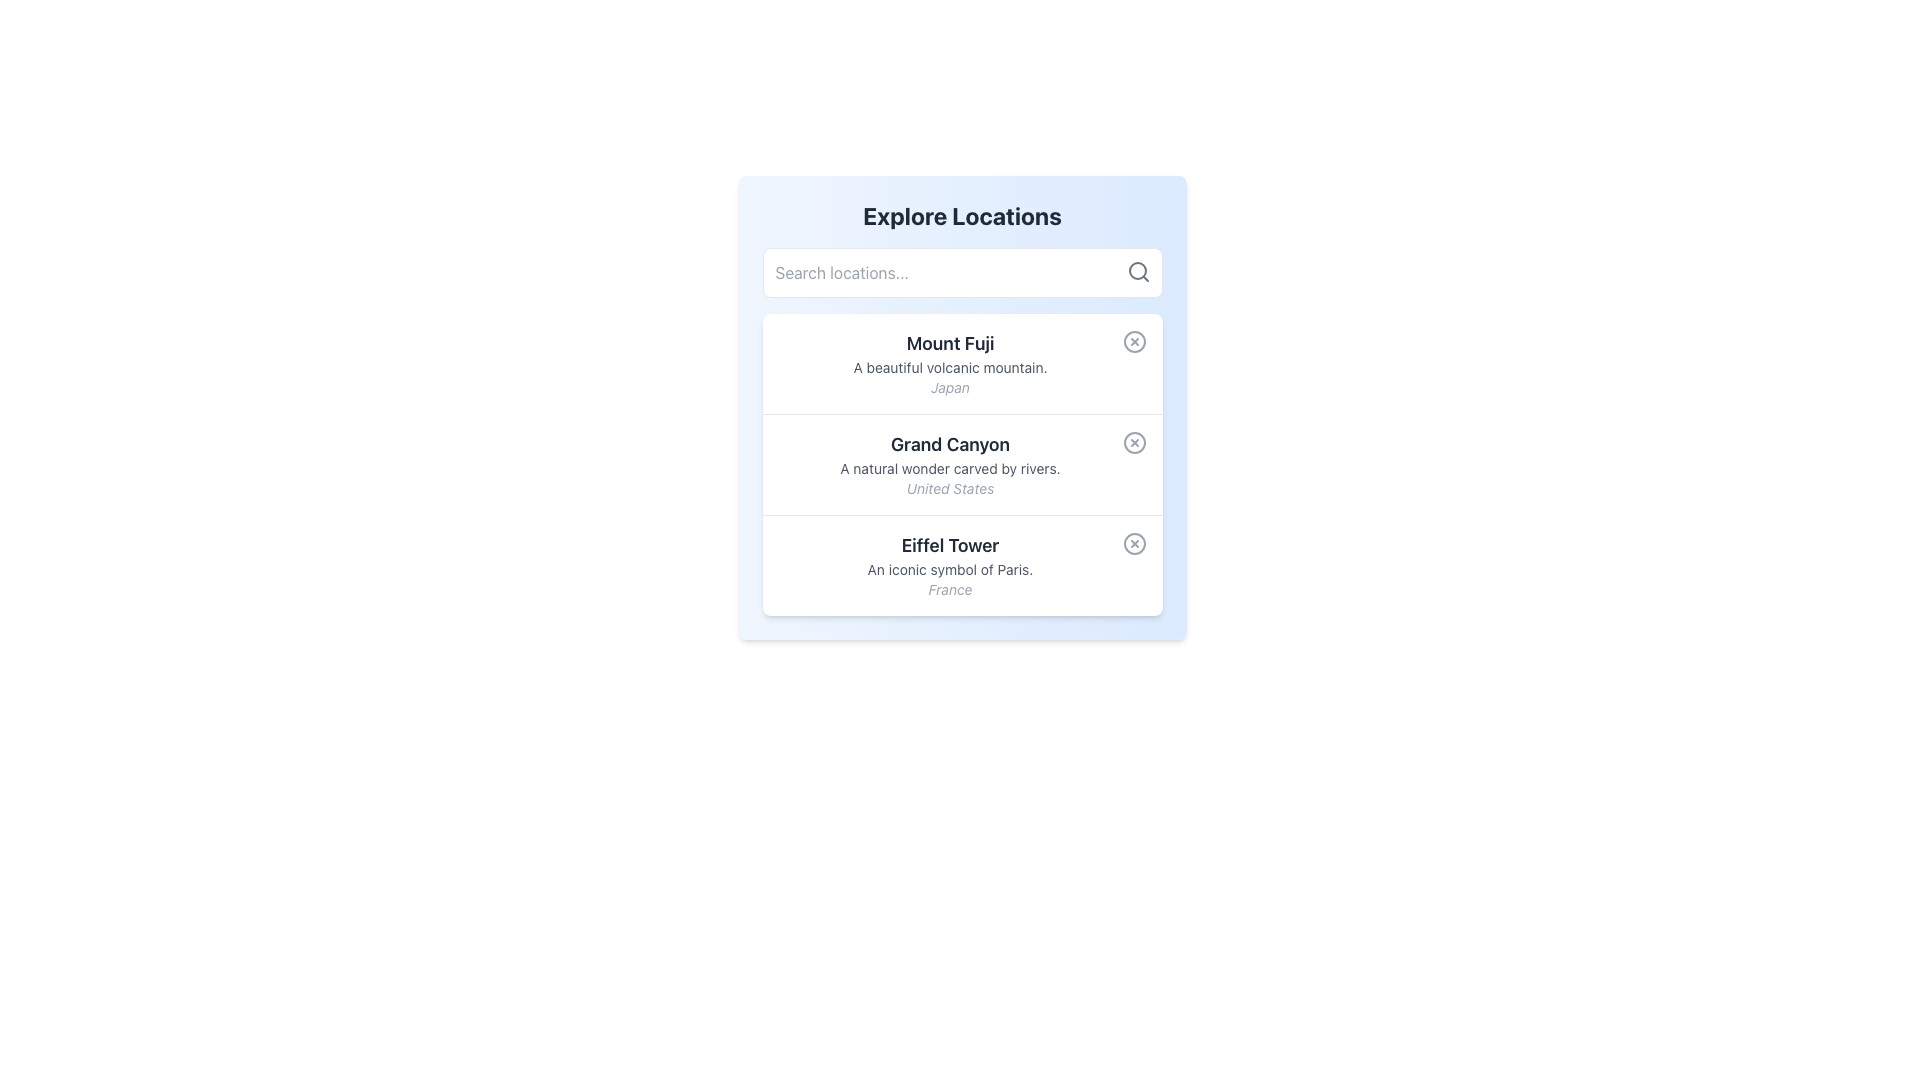 The image size is (1920, 1080). Describe the element at coordinates (1137, 270) in the screenshot. I see `the hollow circular graphic that represents the lens of the search icon in the top-right corner of the search input field within the 'Explore Locations' panel` at that location.